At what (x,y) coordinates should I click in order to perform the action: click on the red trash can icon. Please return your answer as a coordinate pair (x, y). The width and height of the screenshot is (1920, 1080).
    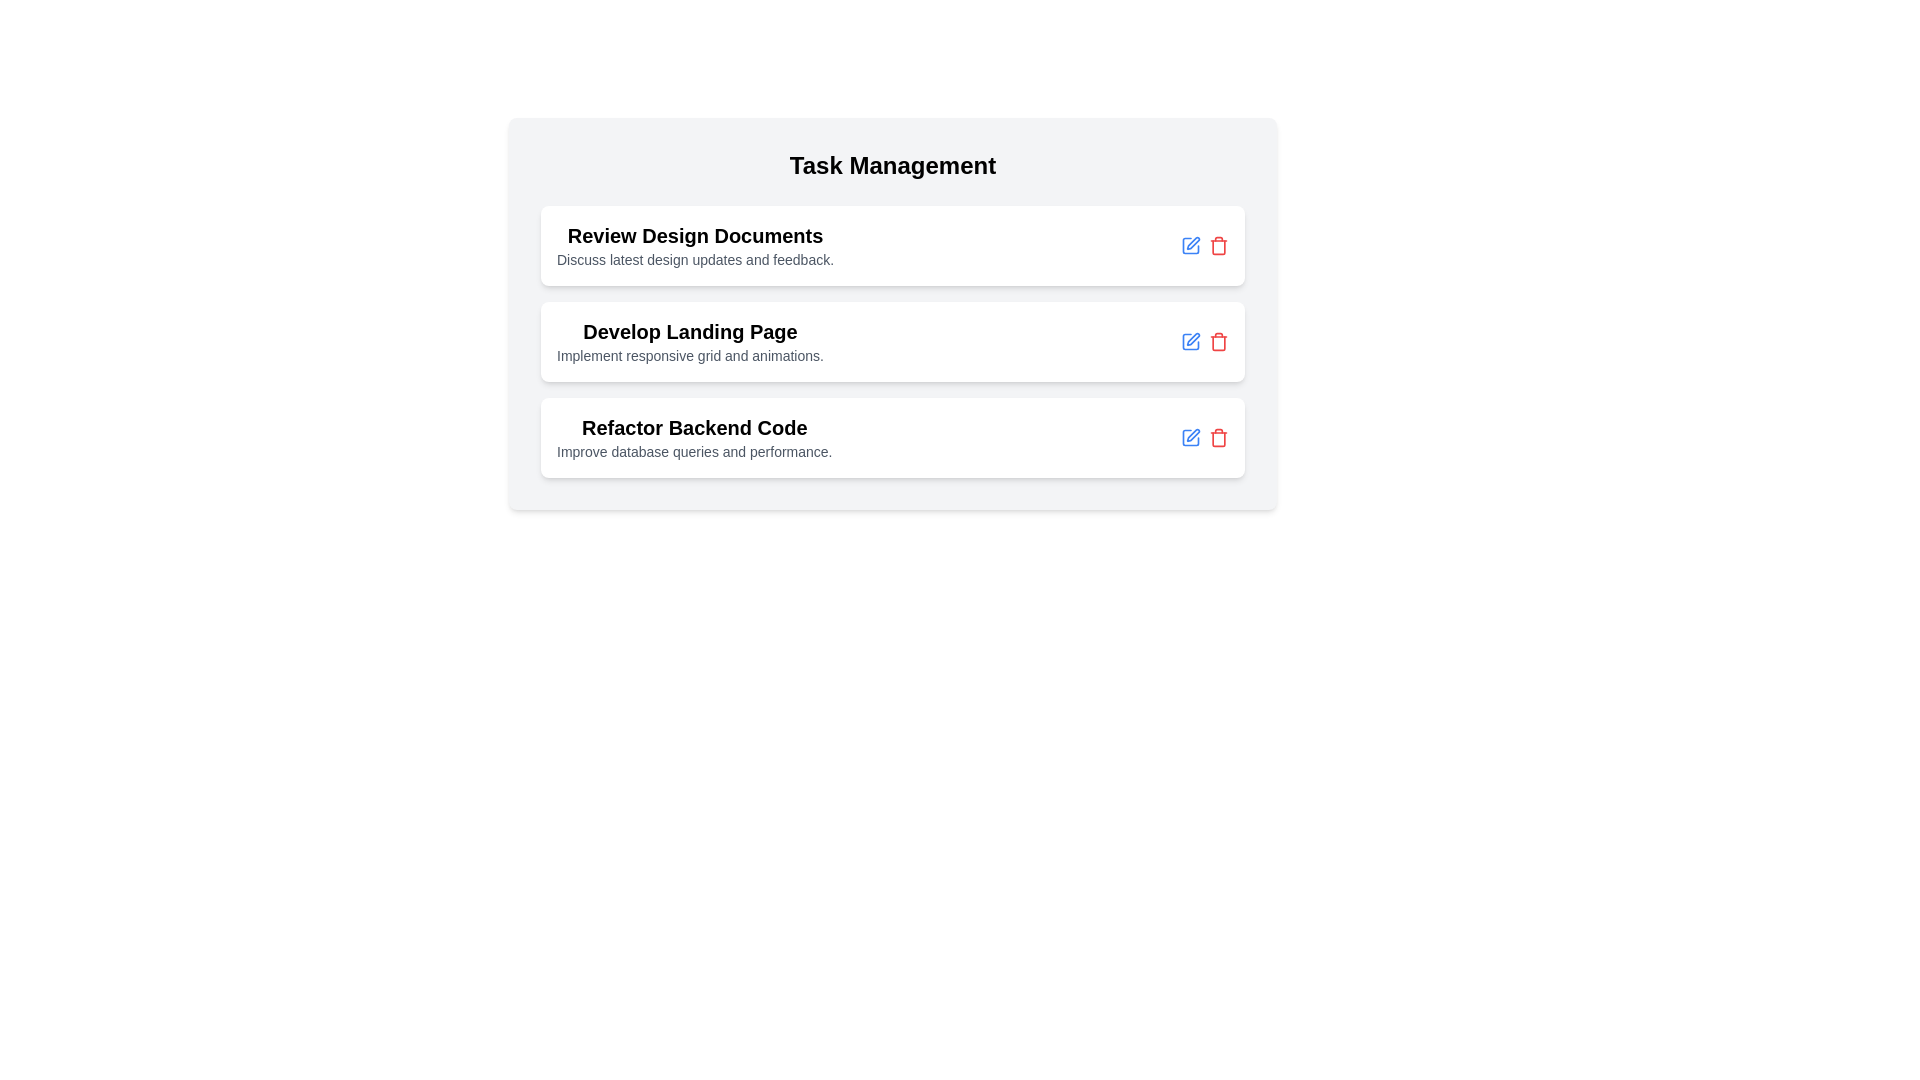
    Looking at the image, I should click on (1218, 437).